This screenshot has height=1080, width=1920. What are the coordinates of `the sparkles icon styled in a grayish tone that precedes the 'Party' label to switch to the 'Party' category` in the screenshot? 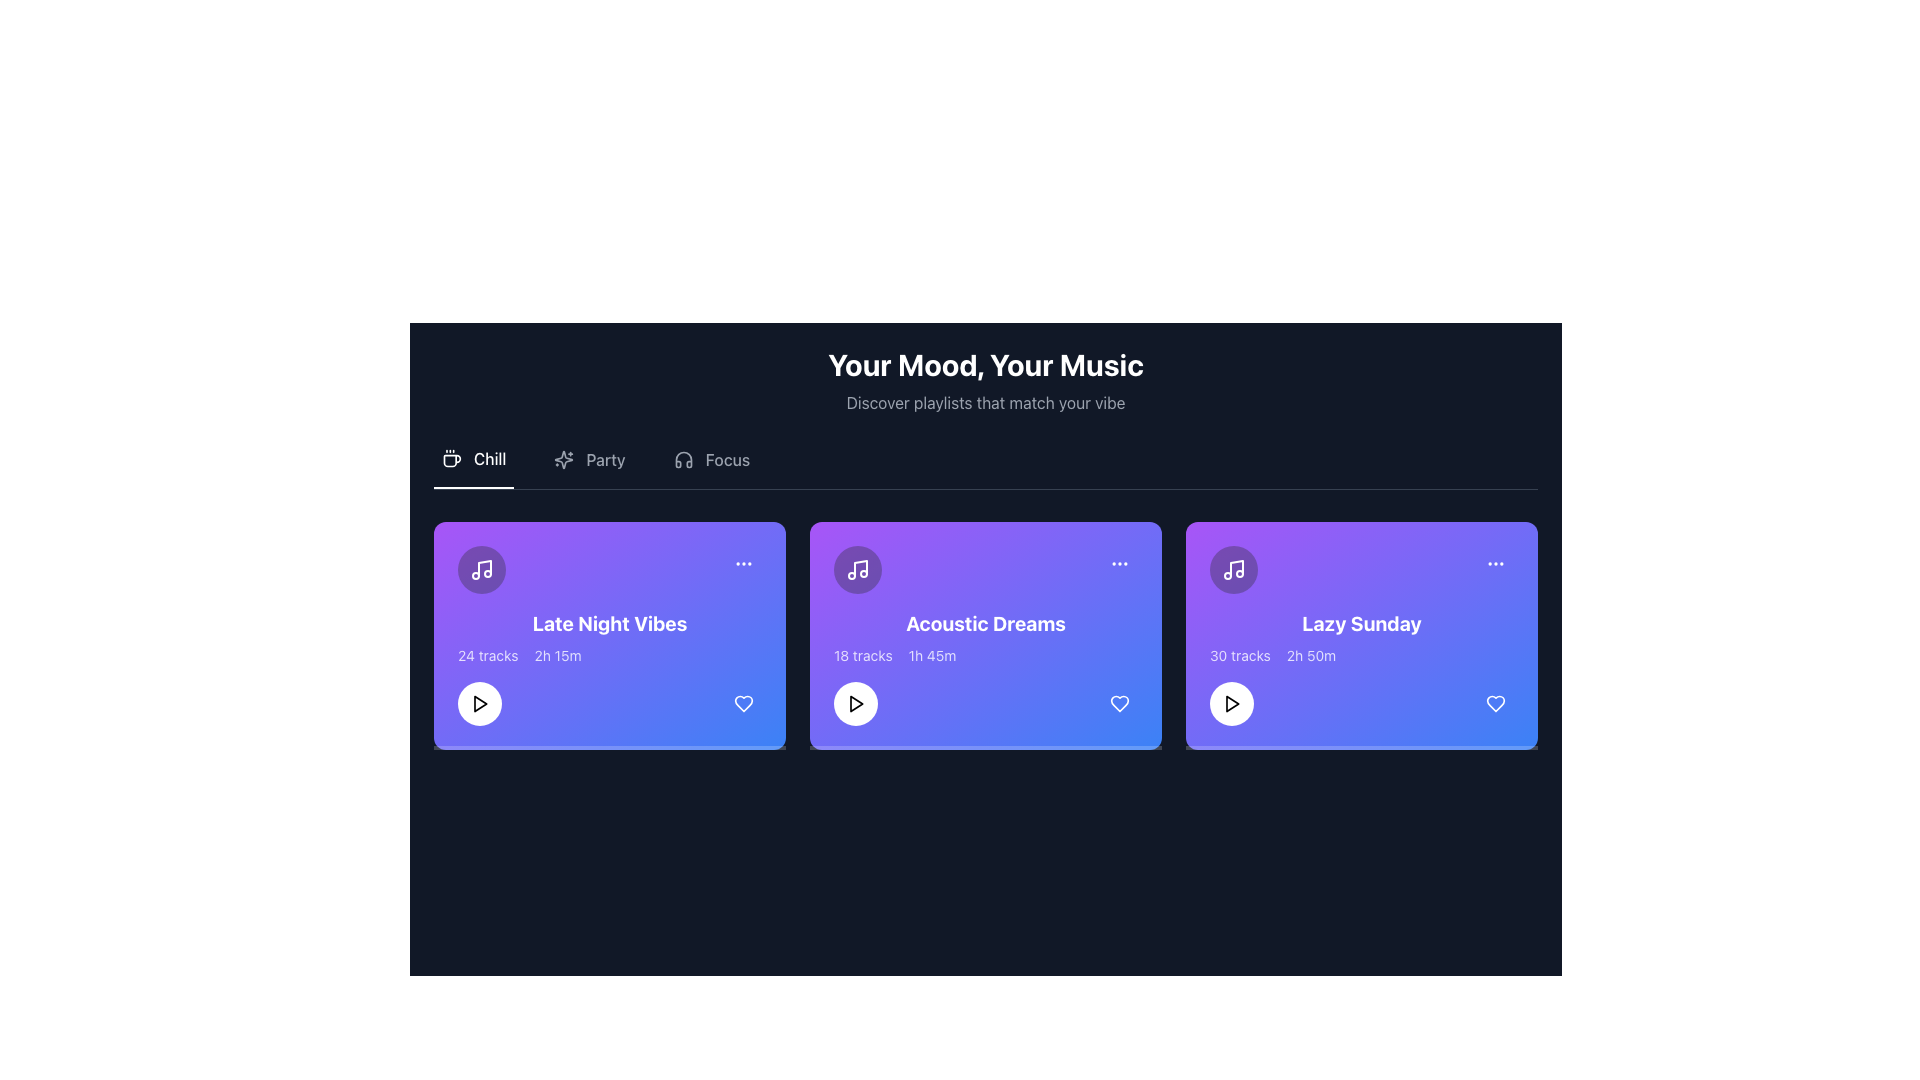 It's located at (563, 459).